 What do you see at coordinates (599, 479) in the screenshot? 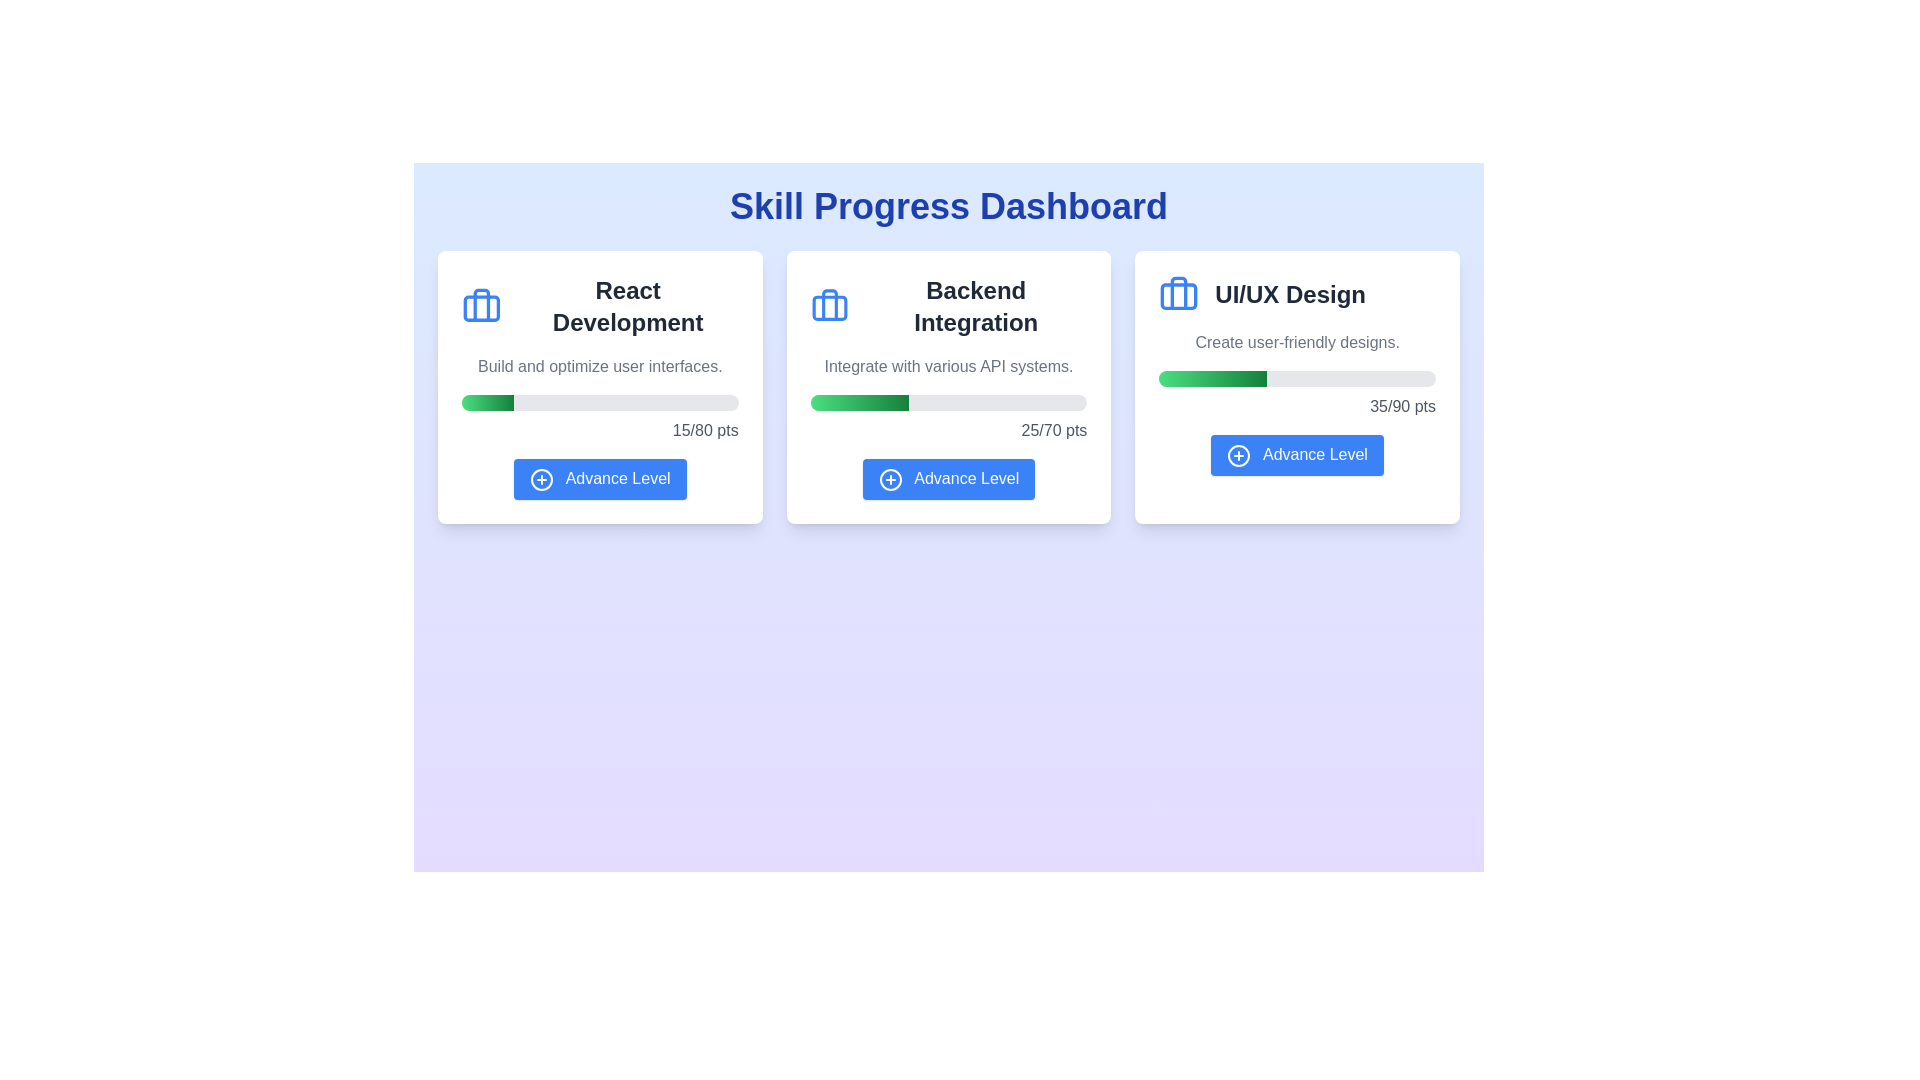
I see `the button located at the bottom of the React Development card` at bounding box center [599, 479].